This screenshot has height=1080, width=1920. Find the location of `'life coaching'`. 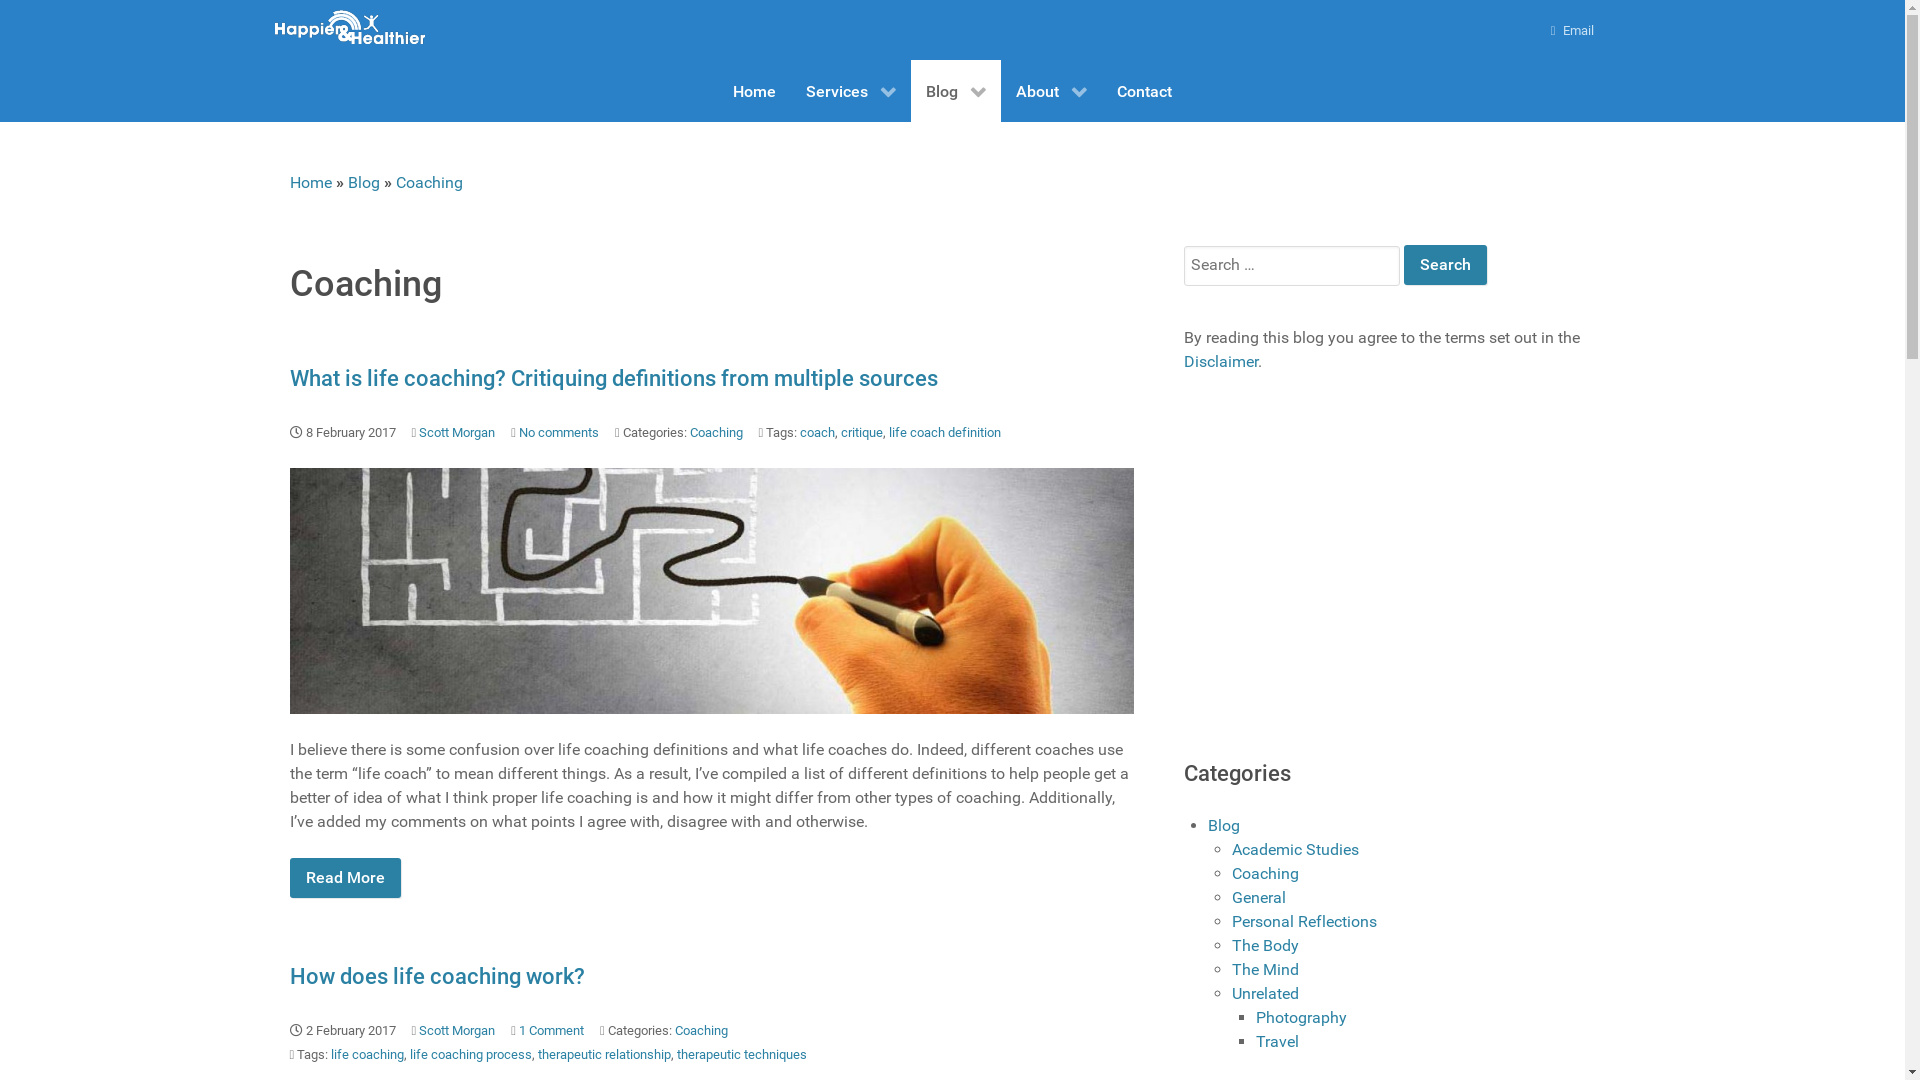

'life coaching' is located at coordinates (367, 1053).